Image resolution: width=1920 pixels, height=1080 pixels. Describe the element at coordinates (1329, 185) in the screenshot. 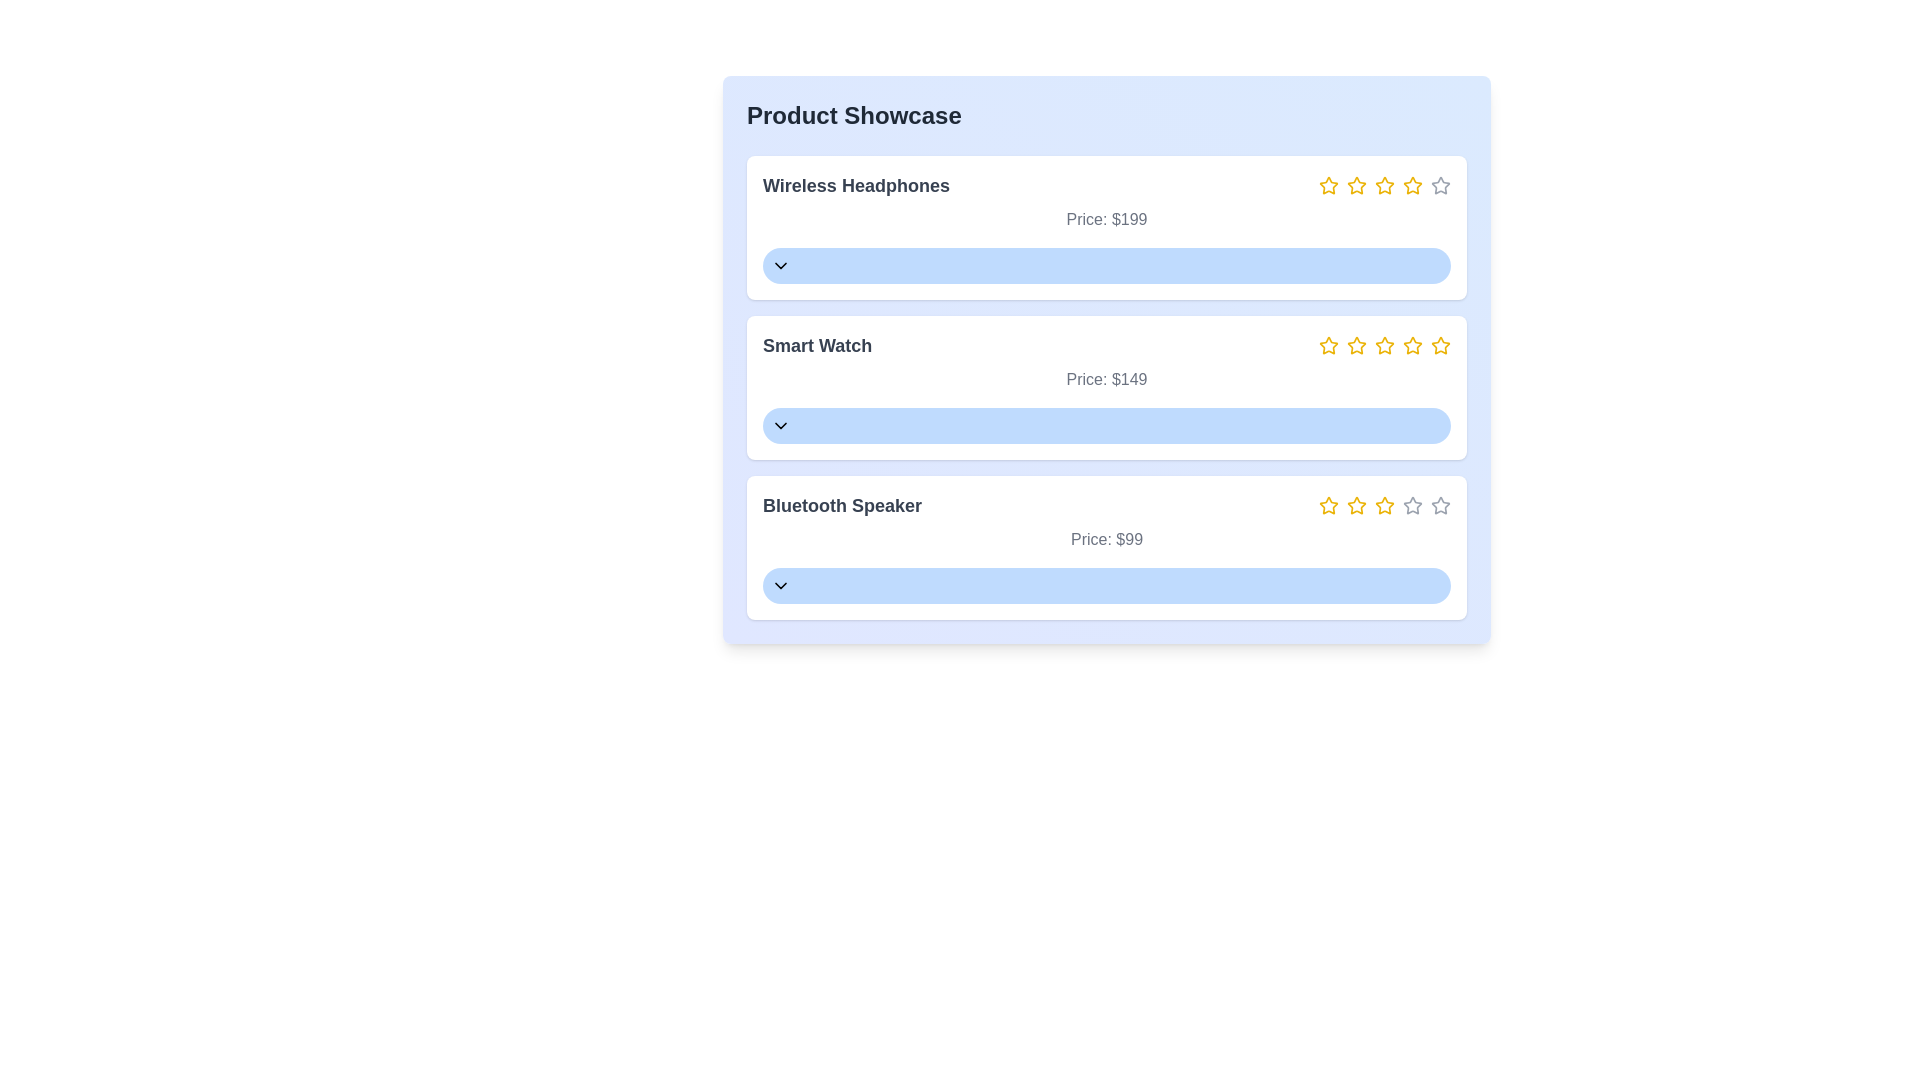

I see `the first yellow star icon in the rating row of the 'Wireless Headphones' product` at that location.